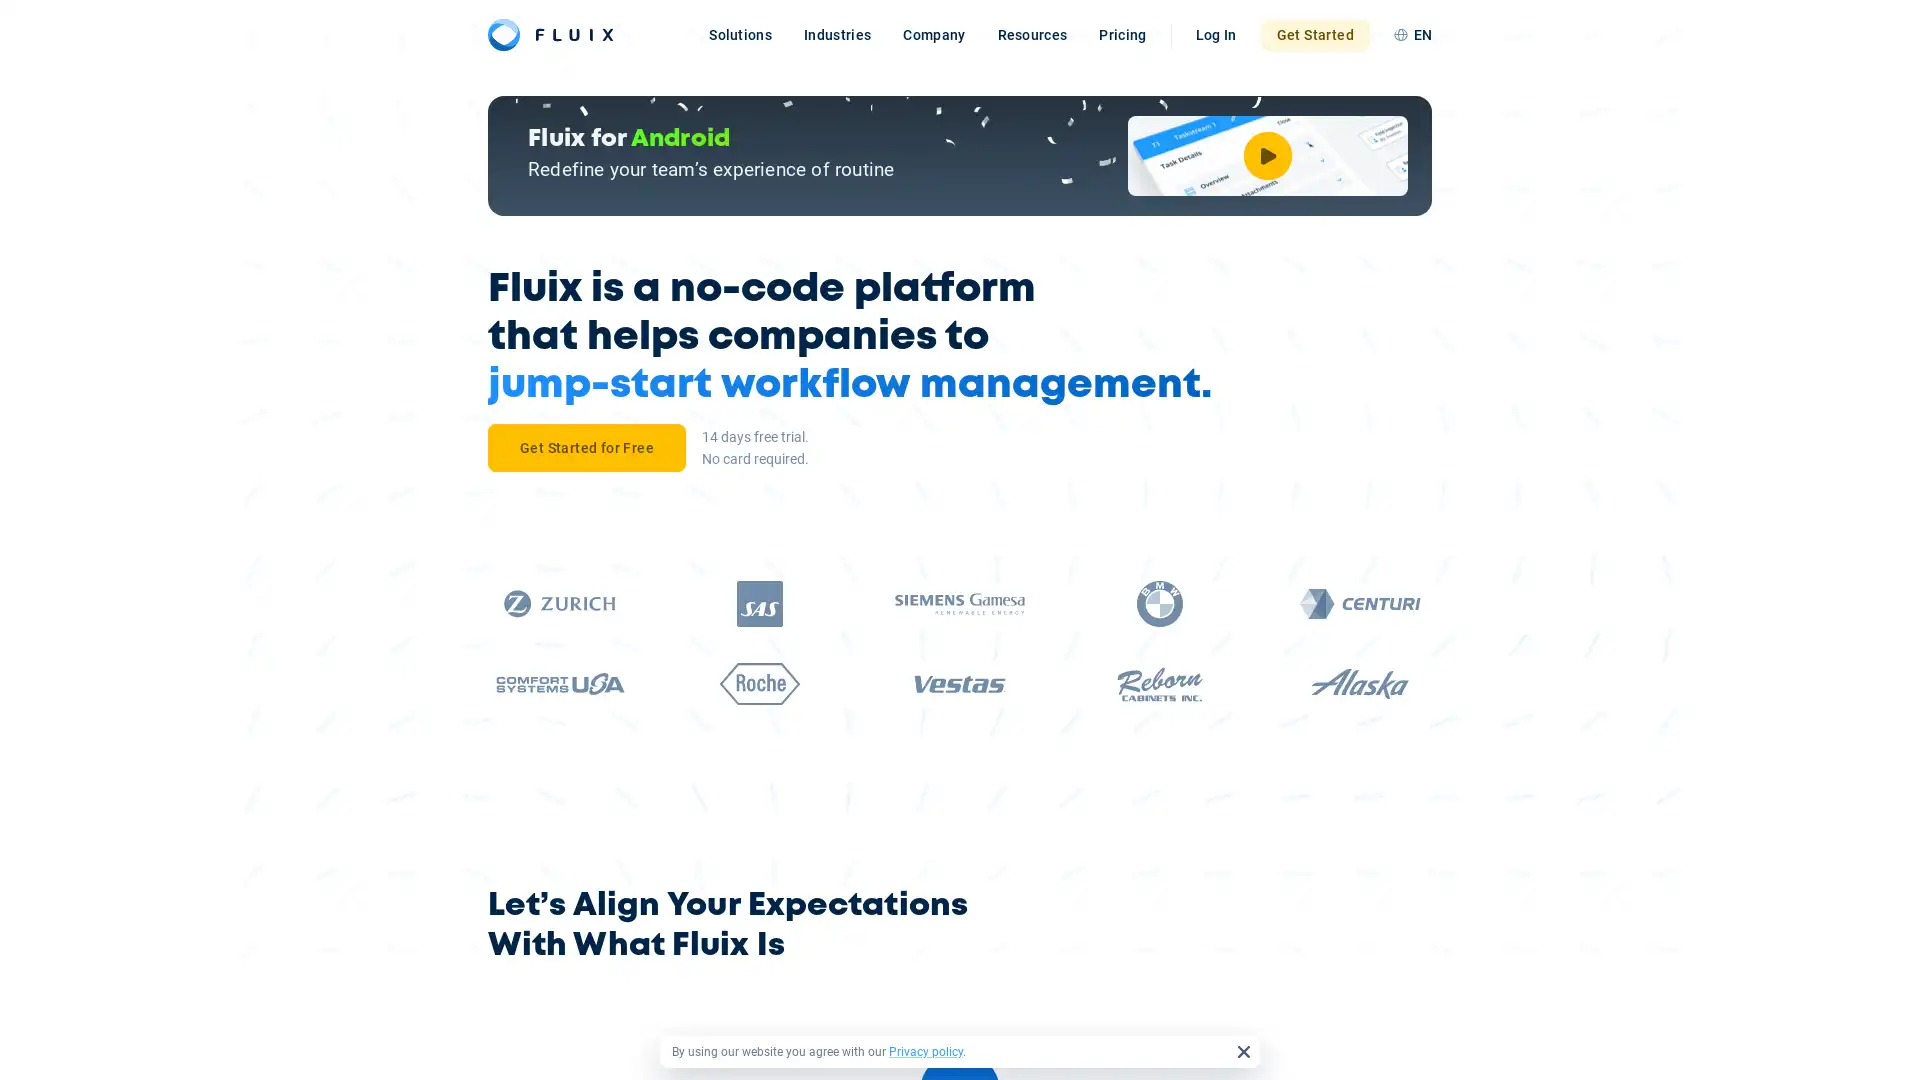 This screenshot has height=1080, width=1920. What do you see at coordinates (1266, 154) in the screenshot?
I see `Watch Video` at bounding box center [1266, 154].